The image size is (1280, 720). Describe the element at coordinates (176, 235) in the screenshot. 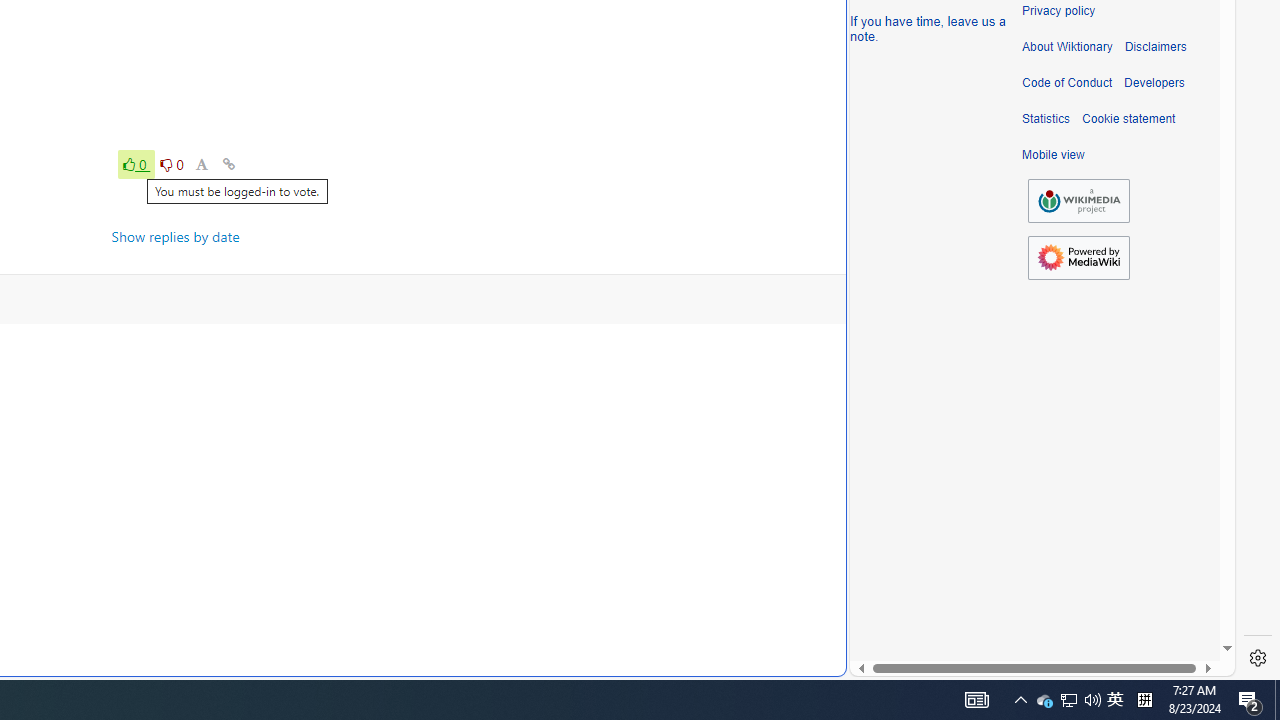

I see `'Show replies by date'` at that location.